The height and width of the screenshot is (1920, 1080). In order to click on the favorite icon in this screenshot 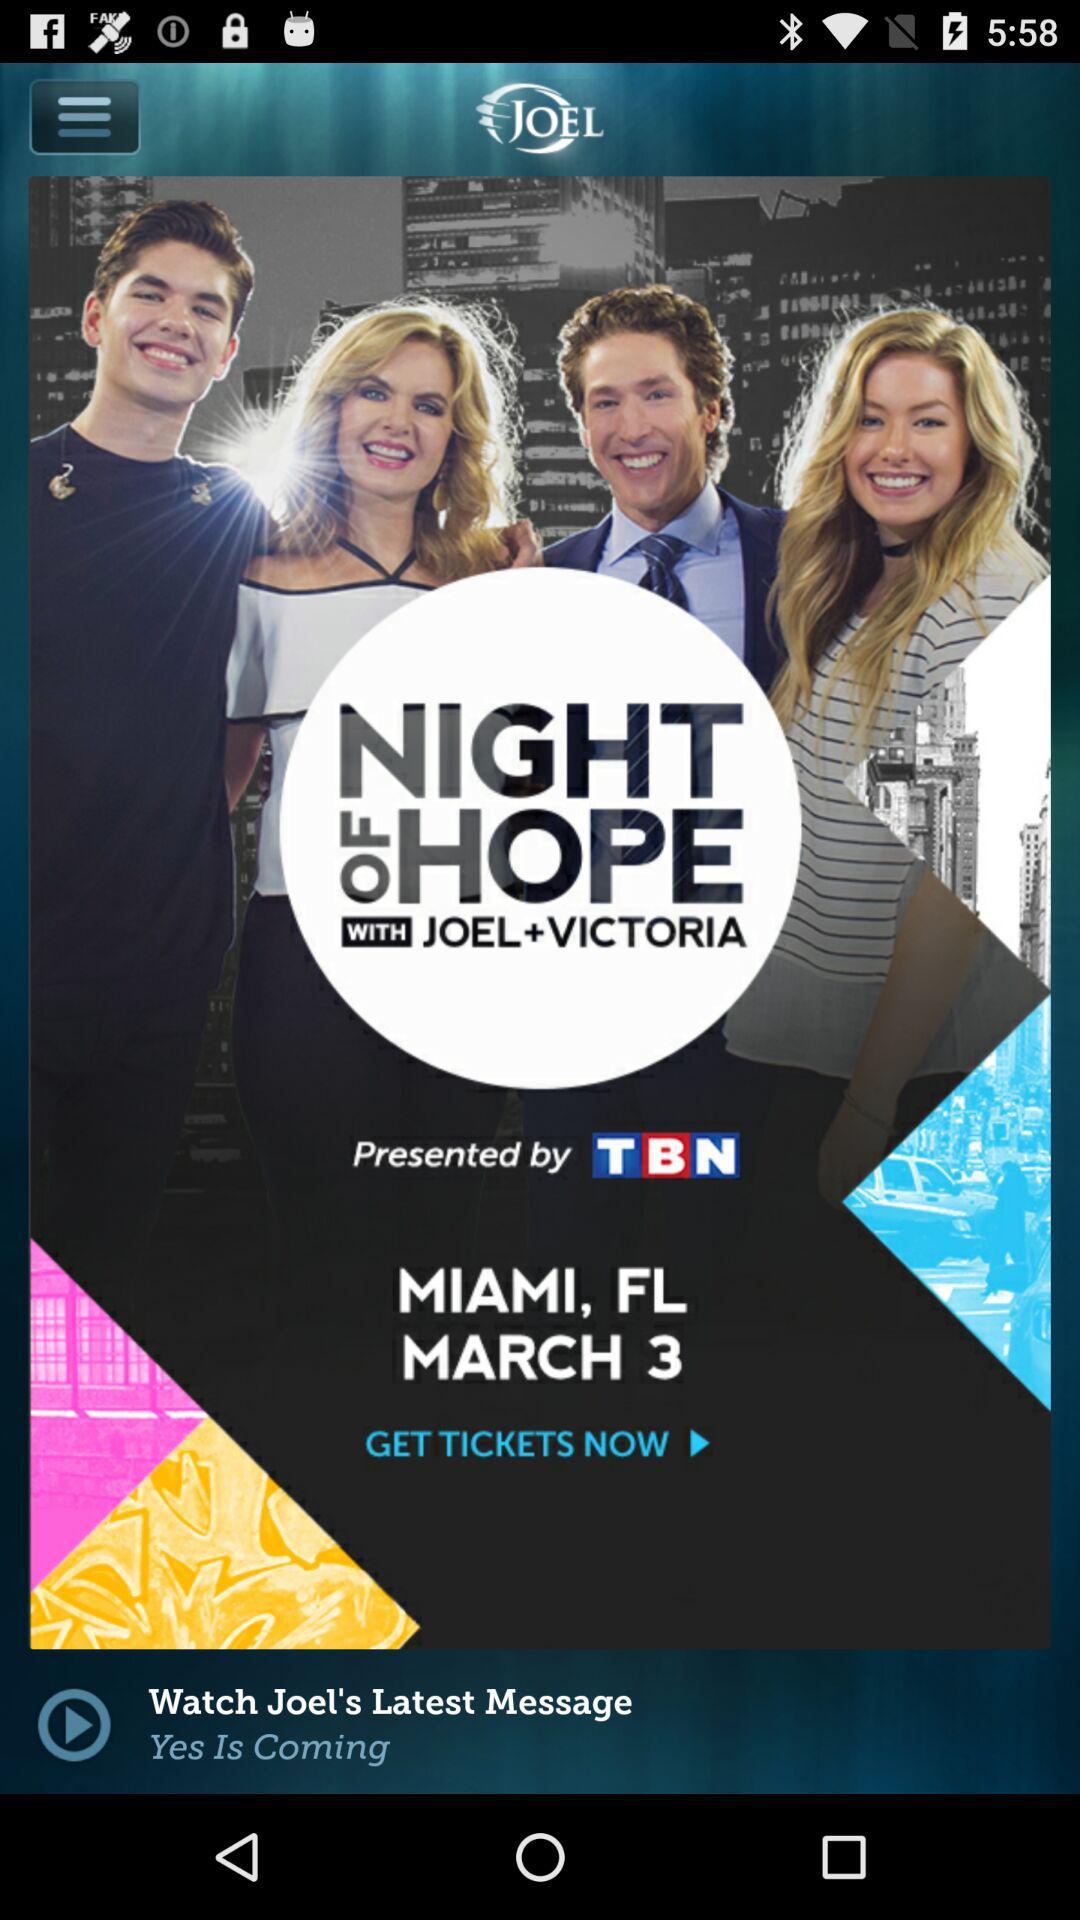, I will do `click(362, 1605)`.